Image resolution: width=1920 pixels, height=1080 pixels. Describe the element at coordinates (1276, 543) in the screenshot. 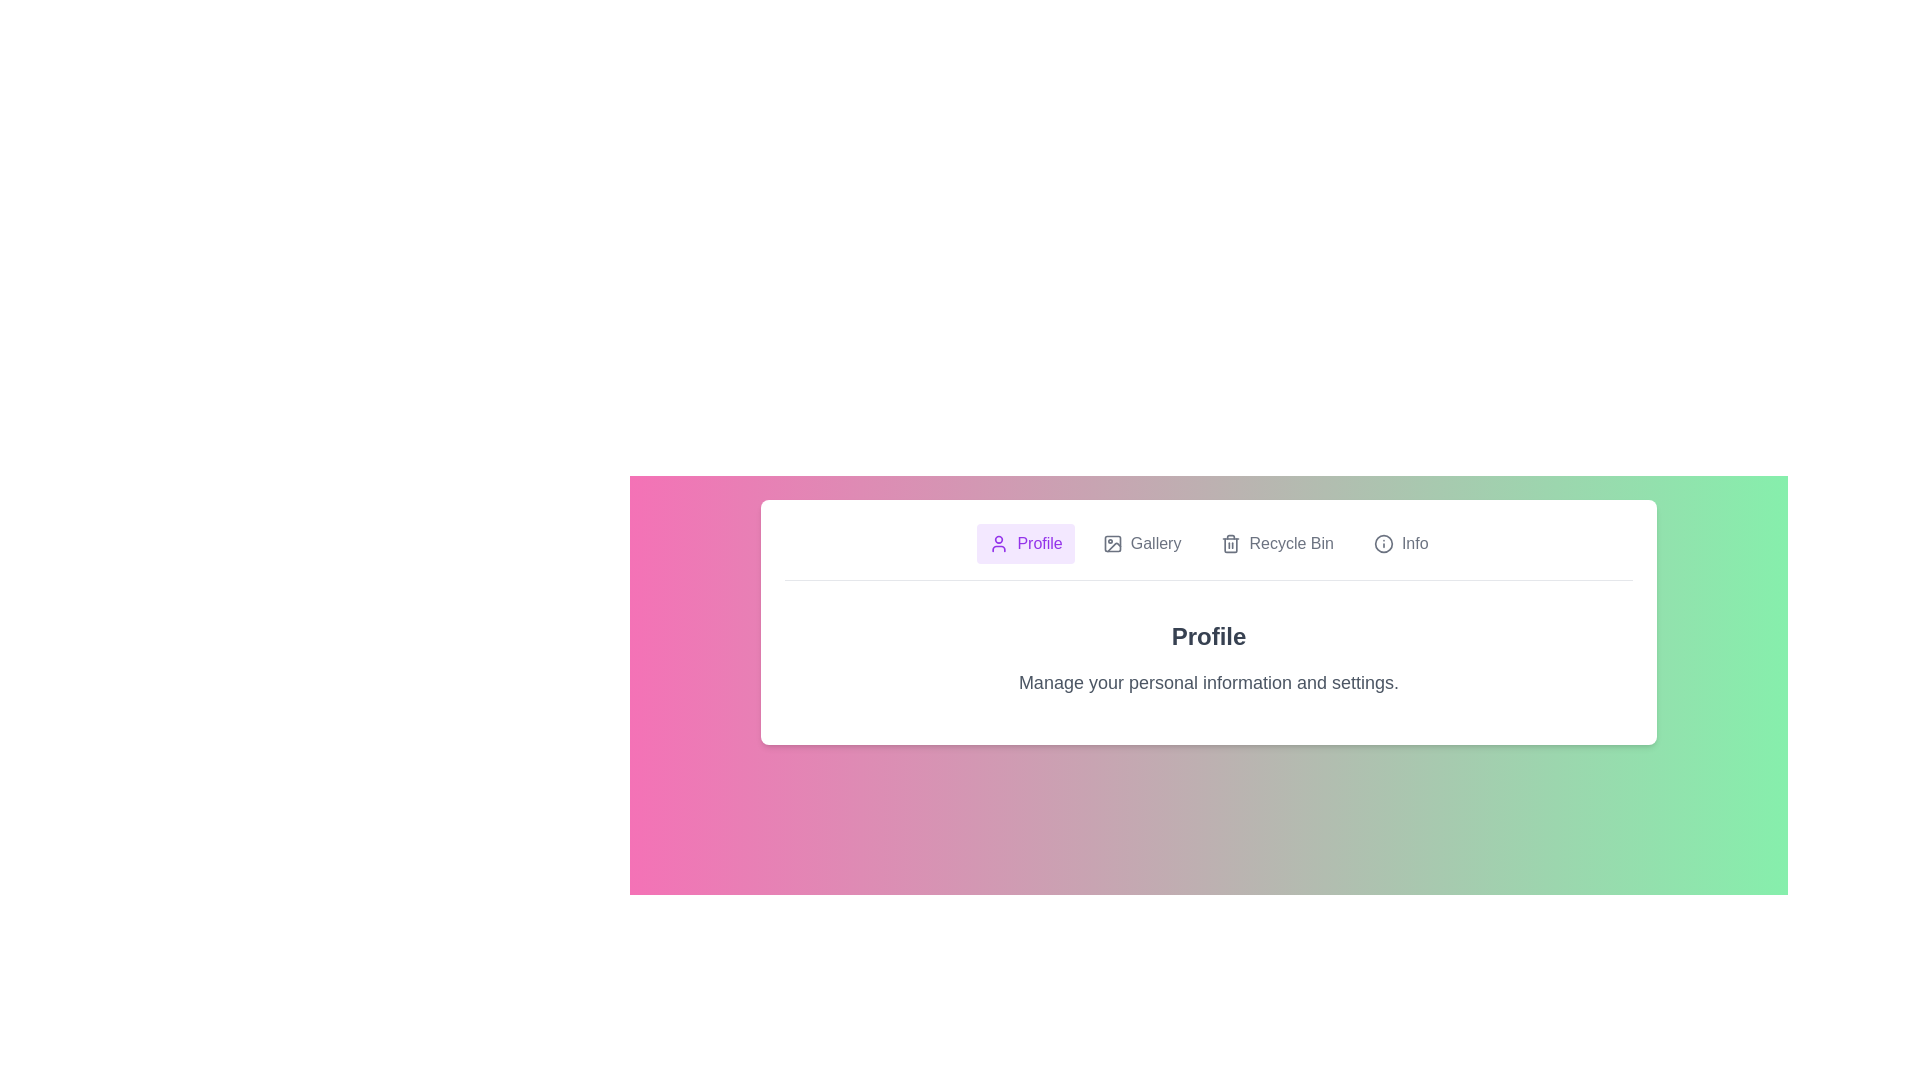

I see `the tab labeled Recycle Bin` at that location.